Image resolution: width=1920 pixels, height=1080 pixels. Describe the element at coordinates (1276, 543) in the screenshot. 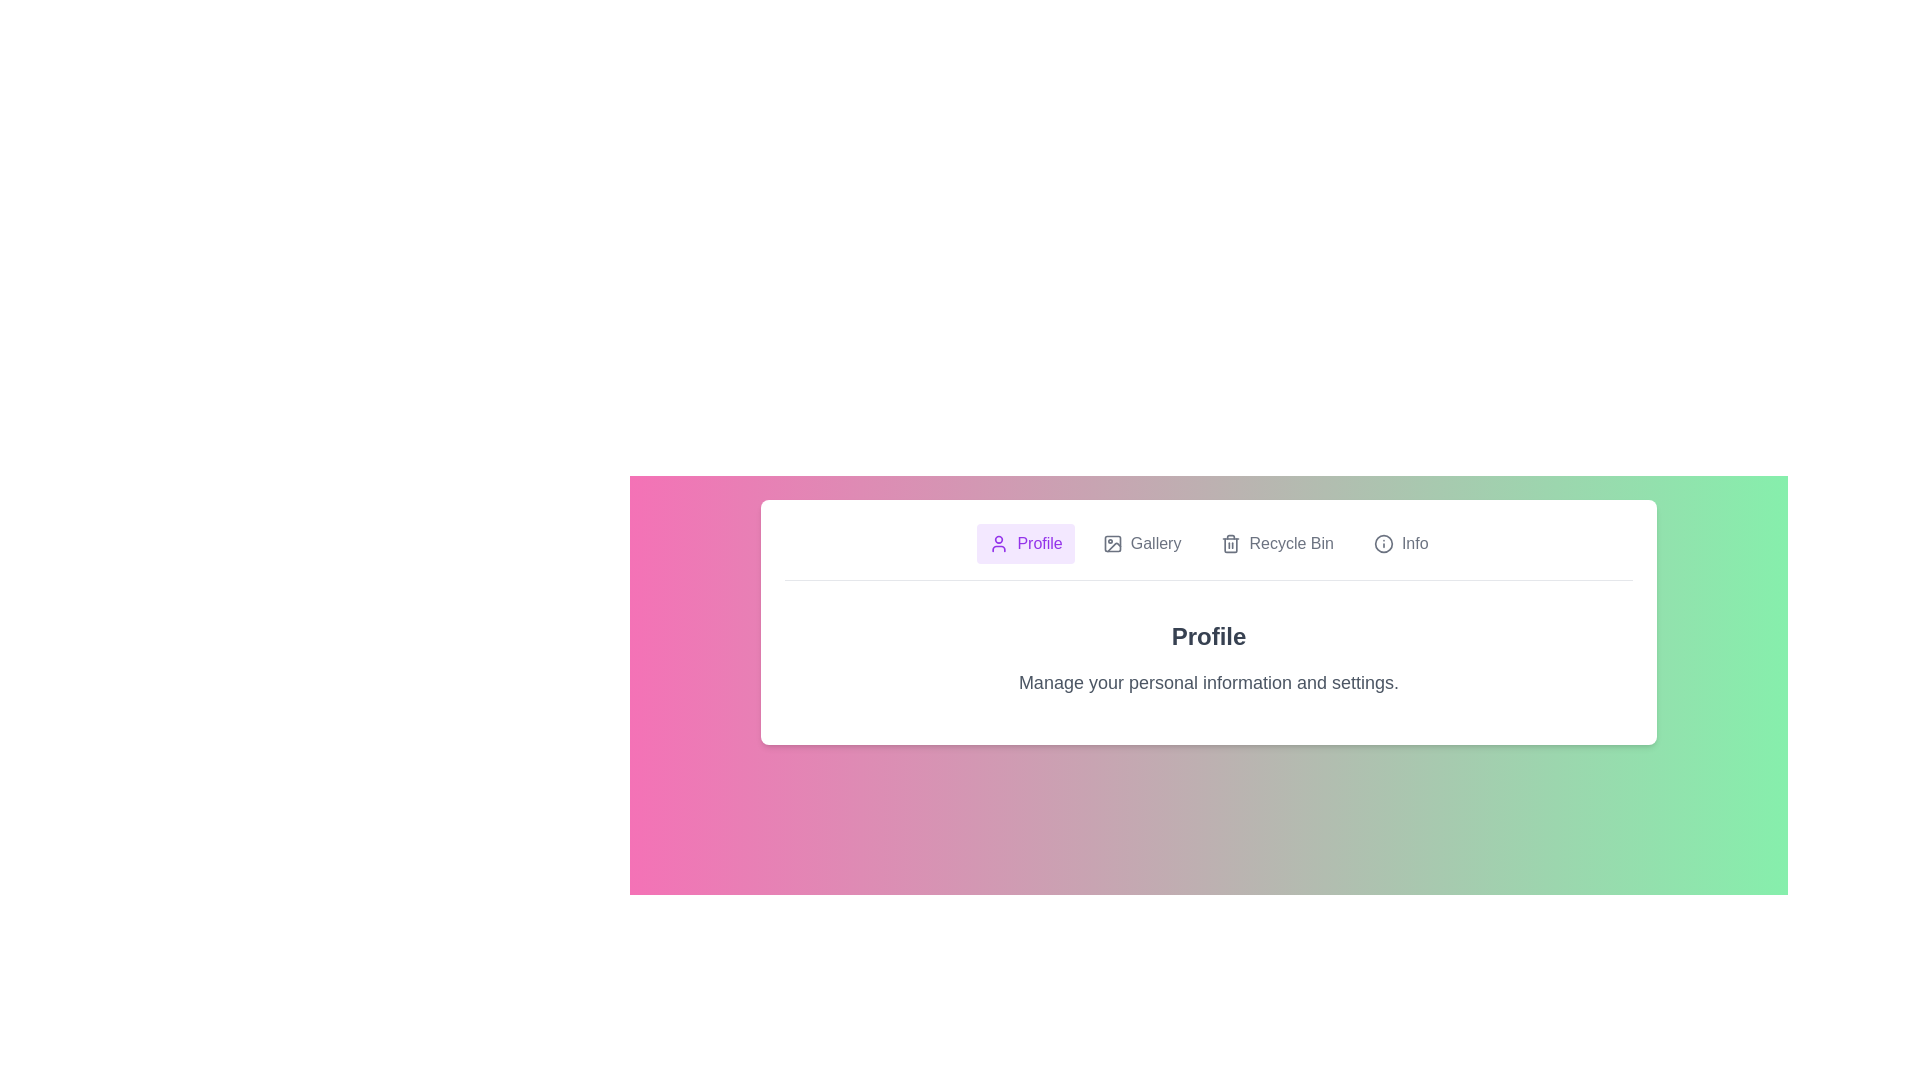

I see `the tab labeled Recycle Bin` at that location.